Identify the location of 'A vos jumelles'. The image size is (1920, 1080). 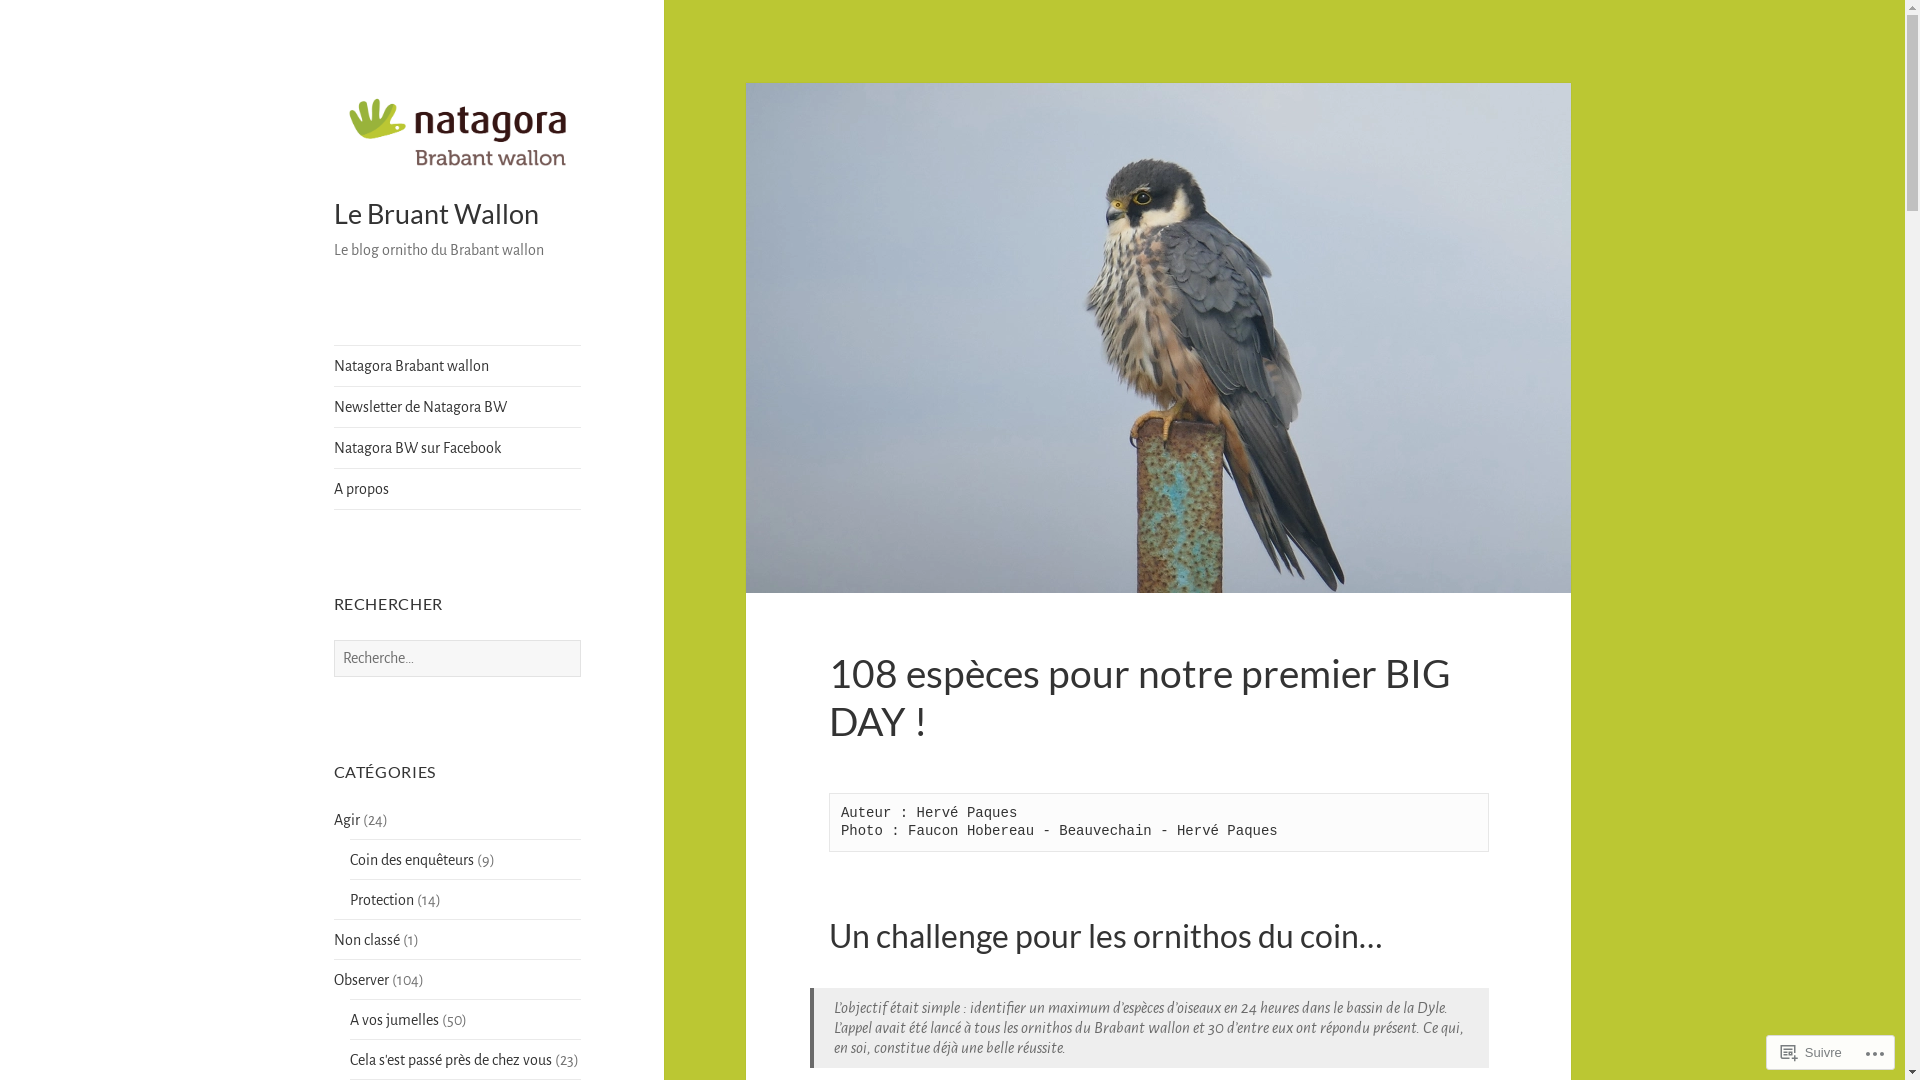
(394, 1019).